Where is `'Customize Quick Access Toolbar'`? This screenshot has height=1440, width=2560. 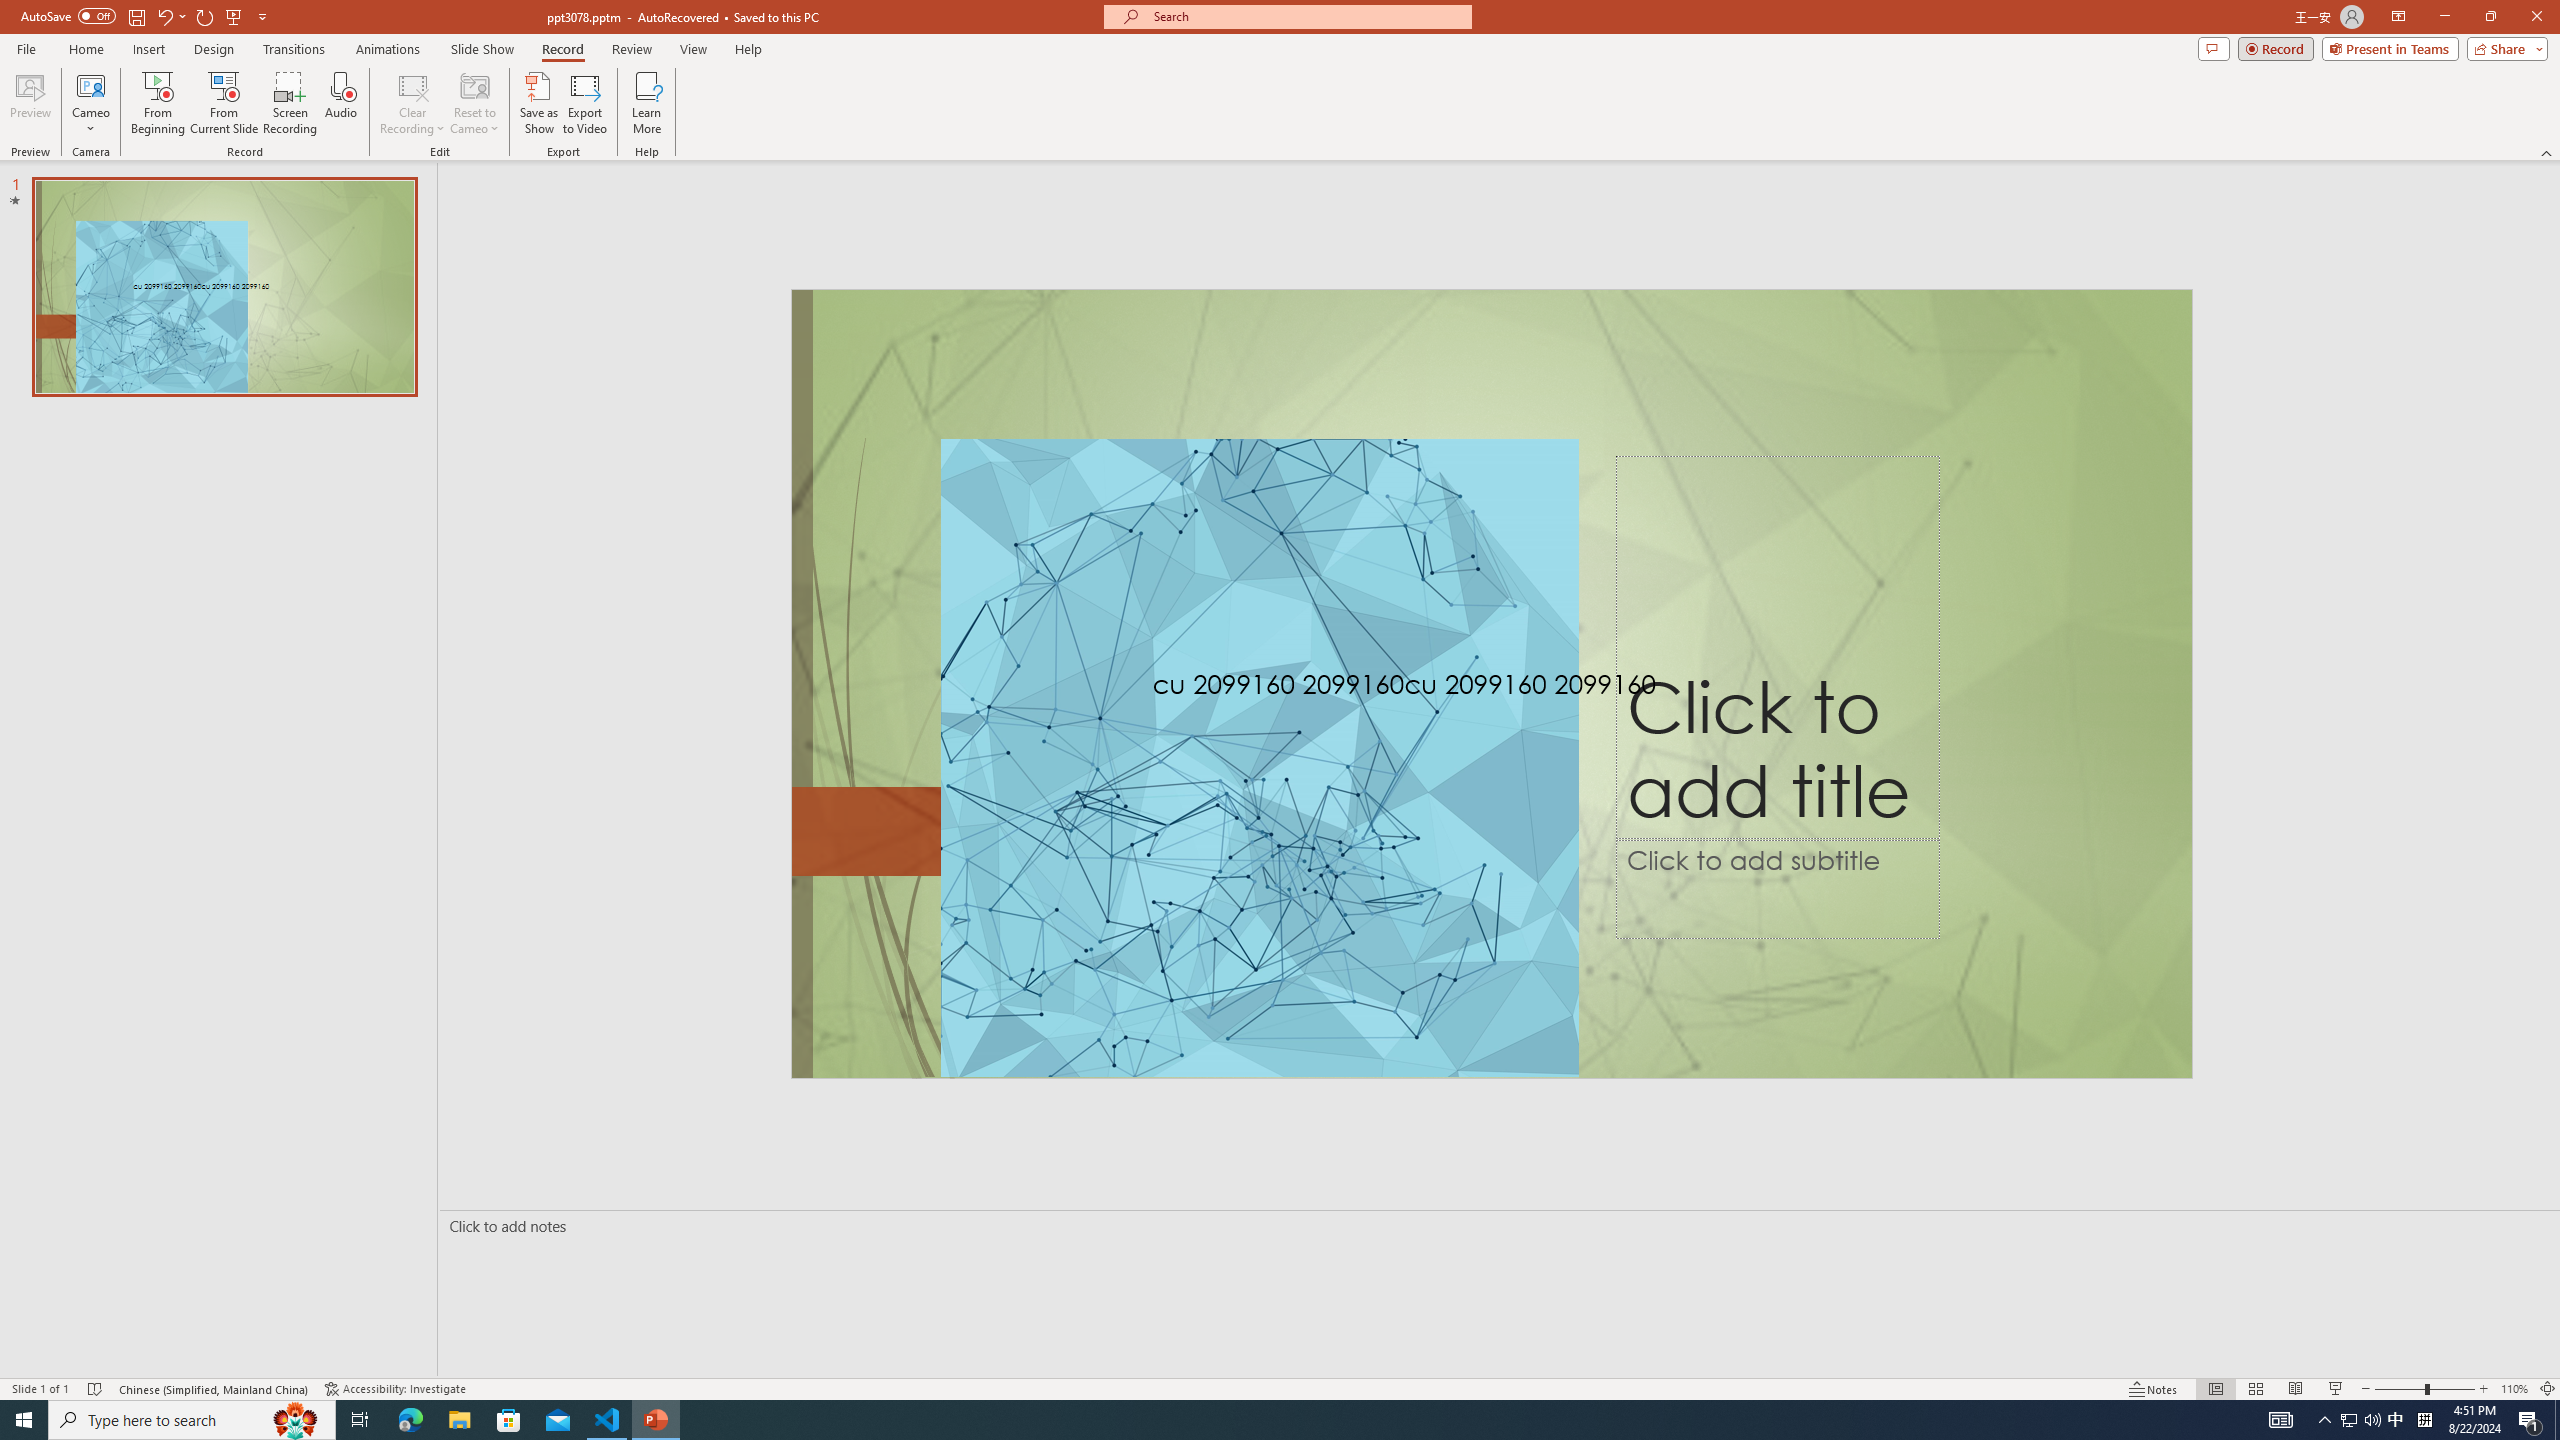 'Customize Quick Access Toolbar' is located at coordinates (261, 15).